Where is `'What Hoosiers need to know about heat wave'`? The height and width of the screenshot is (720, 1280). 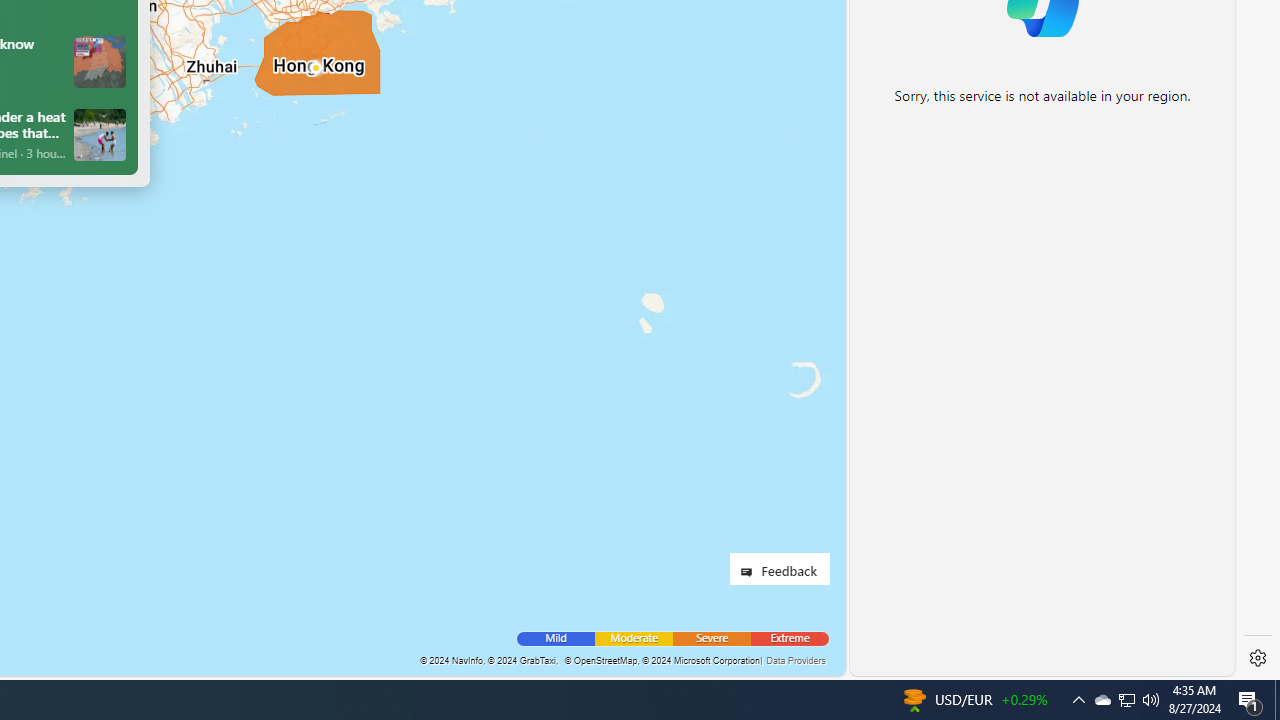 'What Hoosiers need to know about heat wave' is located at coordinates (98, 60).